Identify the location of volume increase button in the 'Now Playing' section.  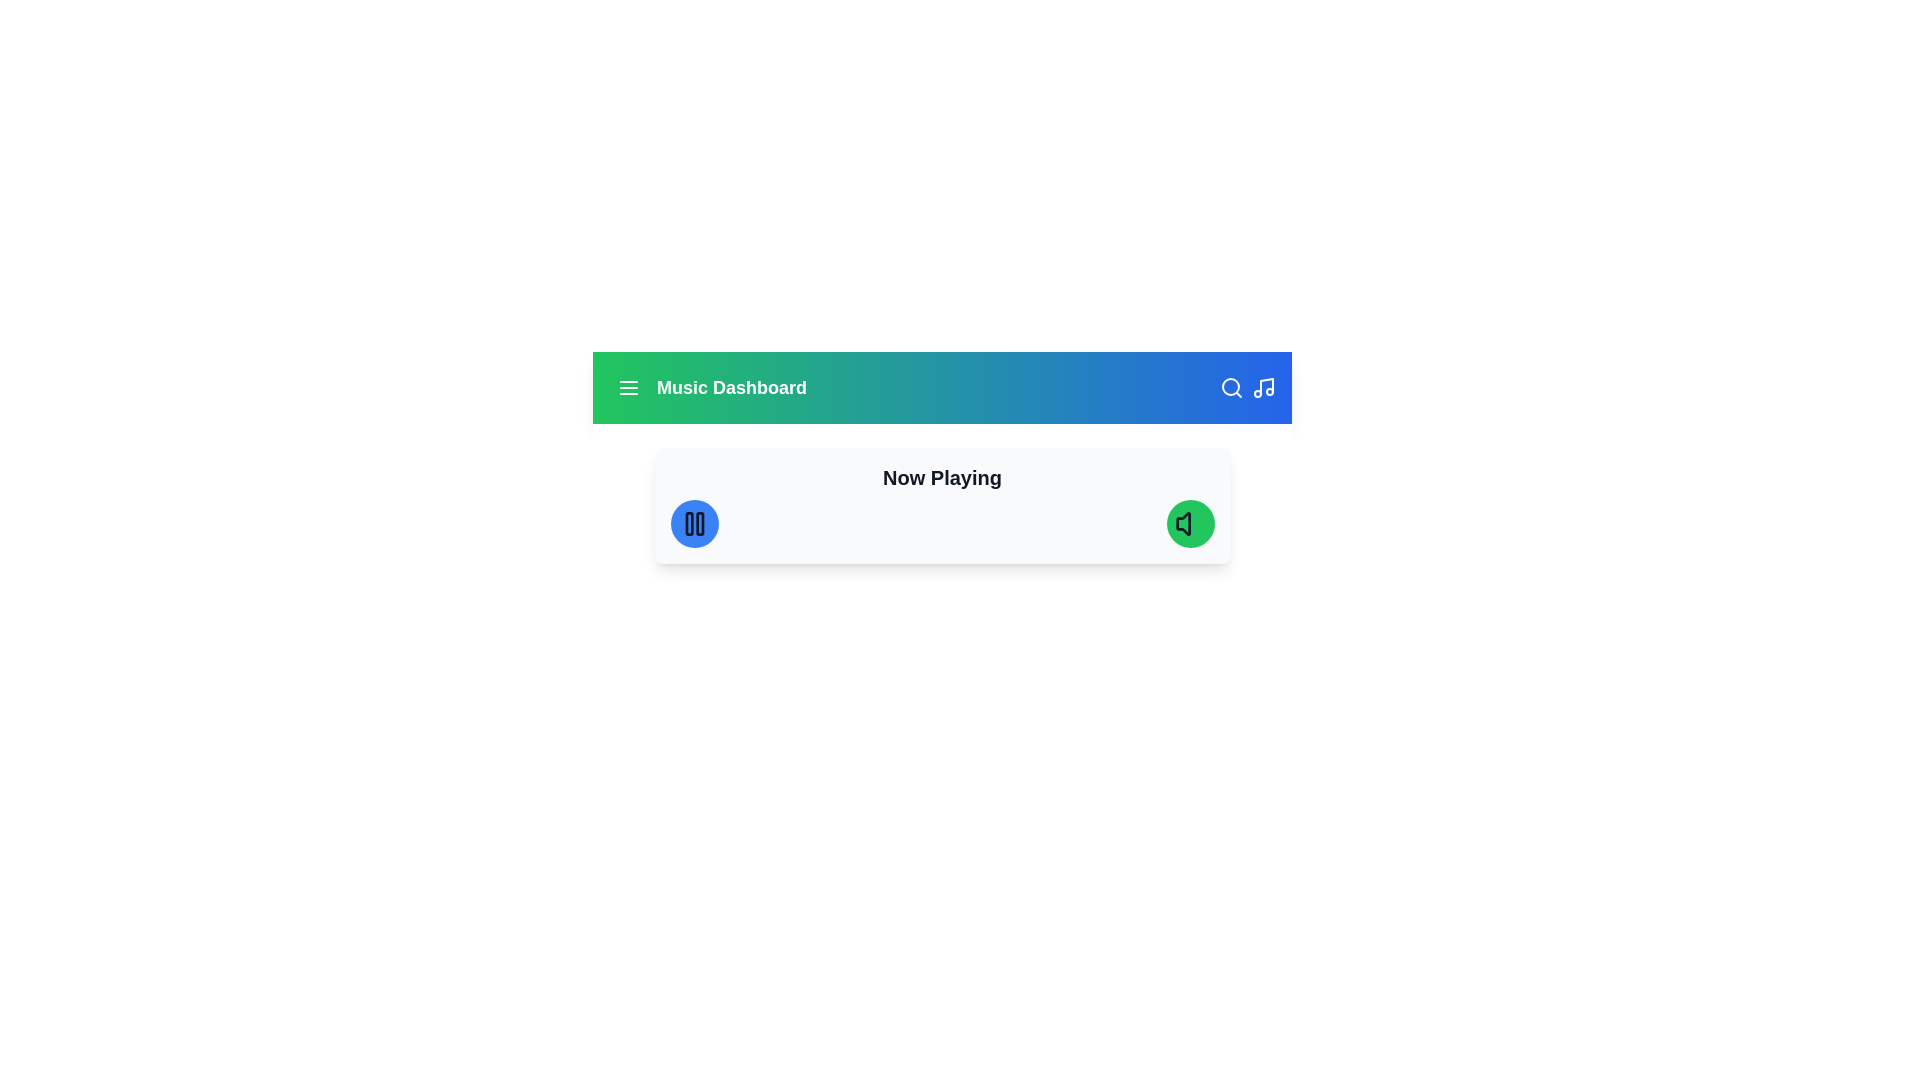
(1190, 523).